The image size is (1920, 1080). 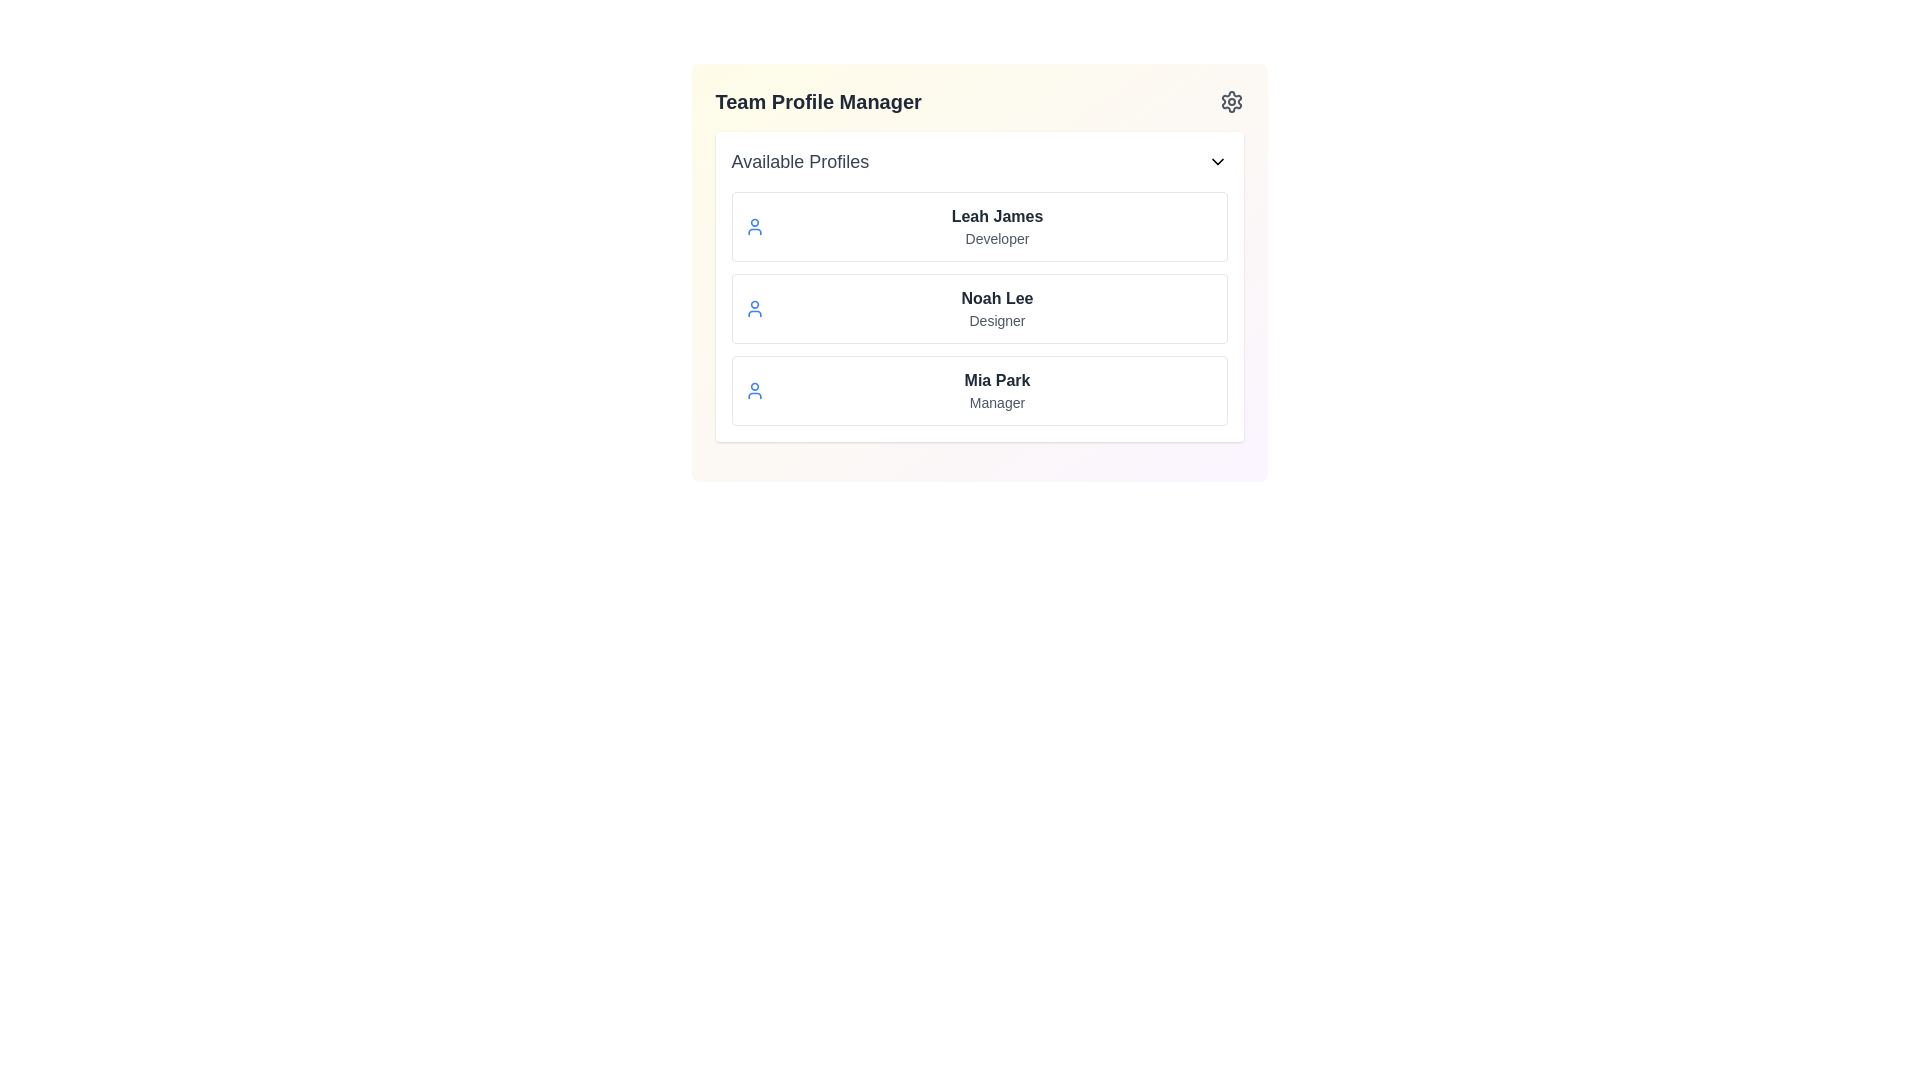 I want to click on the static text element displaying 'Designer', which is styled in gray and positioned directly below 'Noah Lee' in the profile box, so click(x=997, y=319).